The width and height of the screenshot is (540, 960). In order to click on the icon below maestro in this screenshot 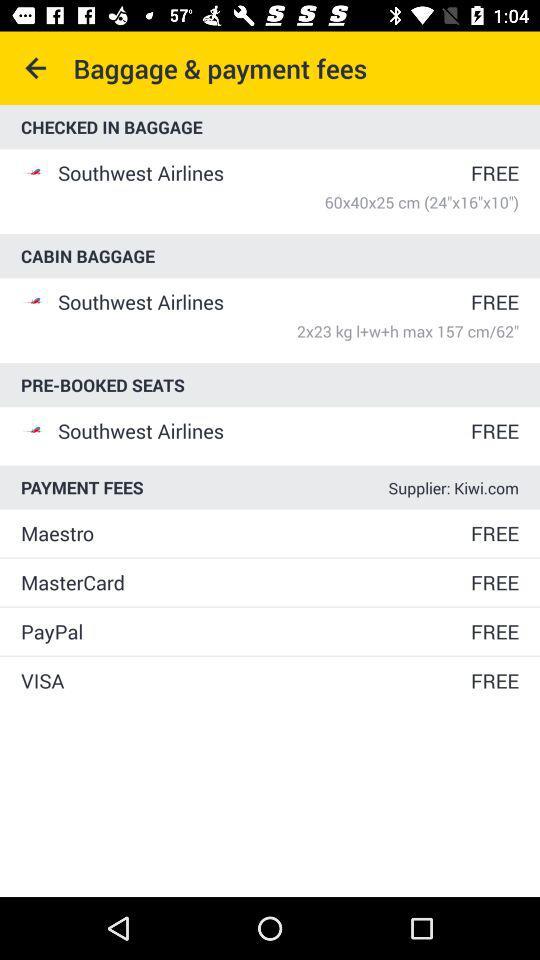, I will do `click(244, 582)`.